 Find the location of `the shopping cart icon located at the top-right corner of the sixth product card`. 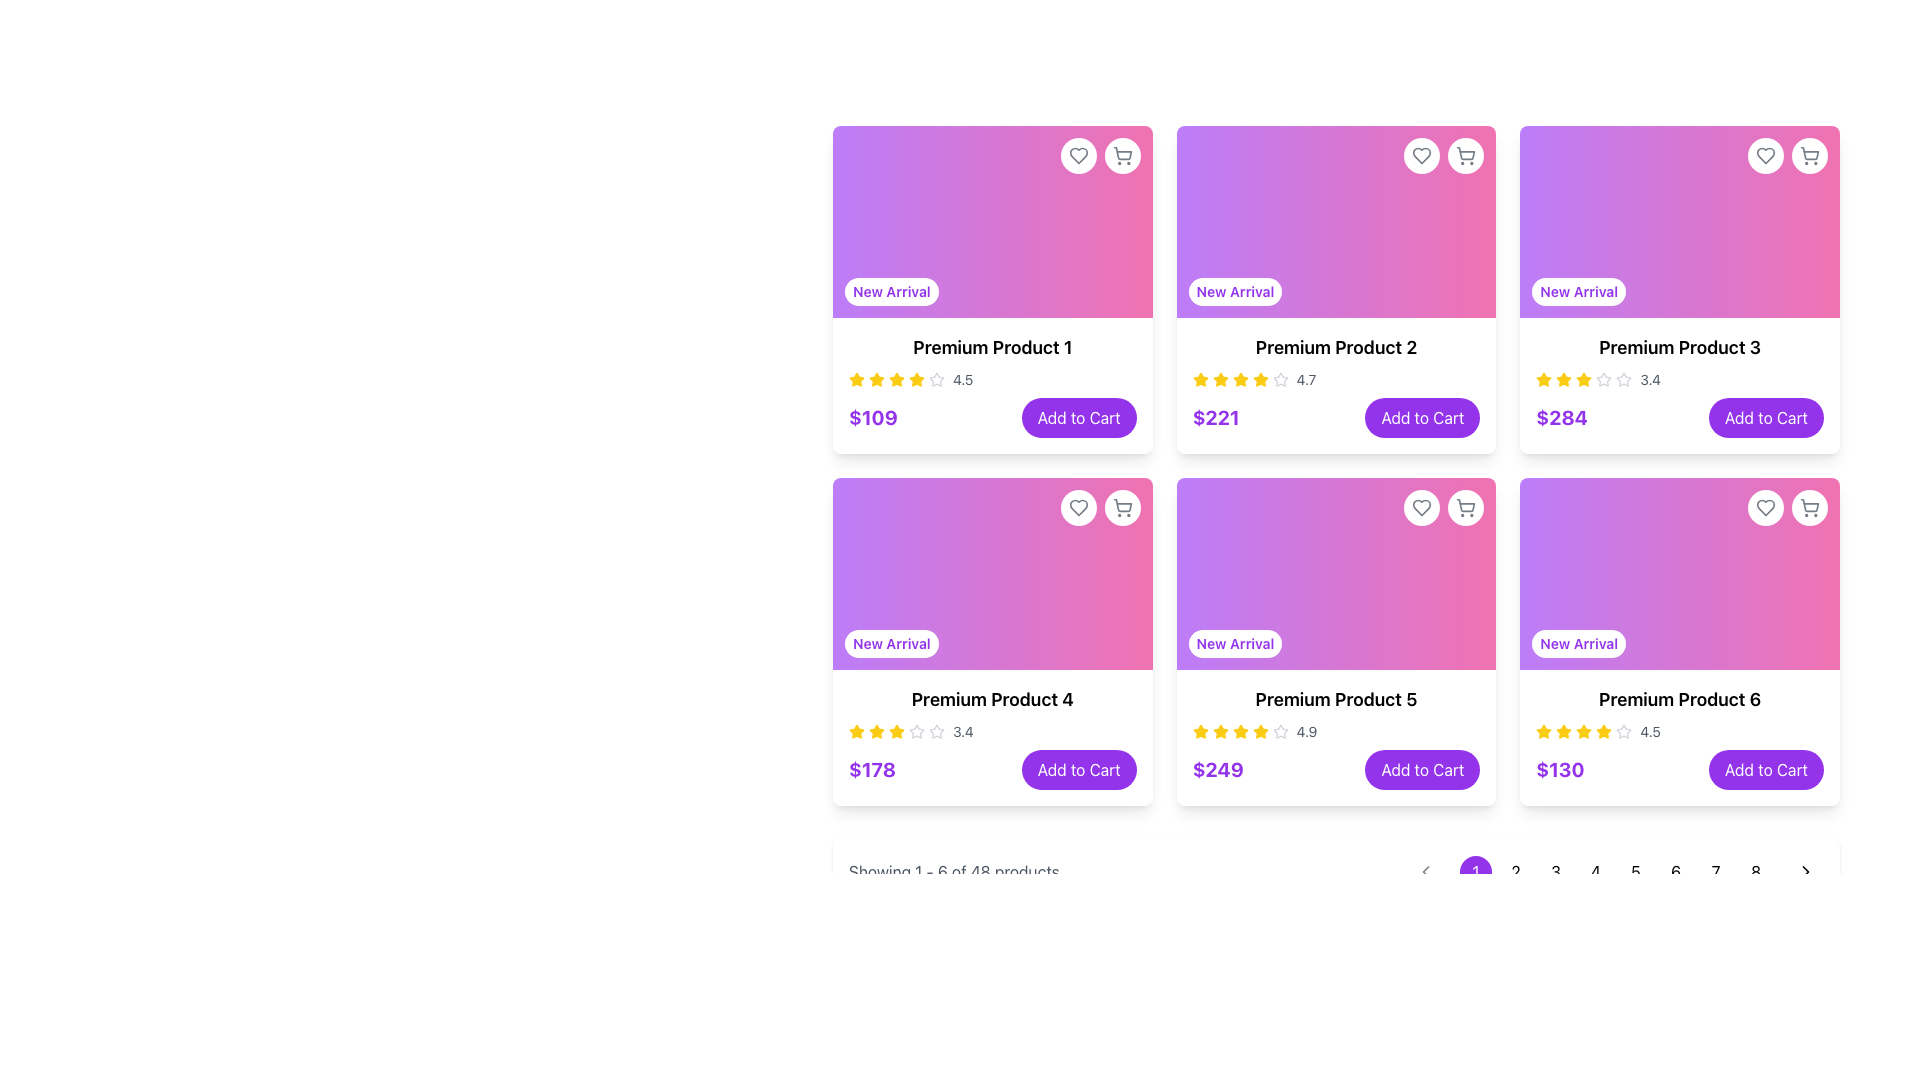

the shopping cart icon located at the top-right corner of the sixth product card is located at coordinates (1787, 507).